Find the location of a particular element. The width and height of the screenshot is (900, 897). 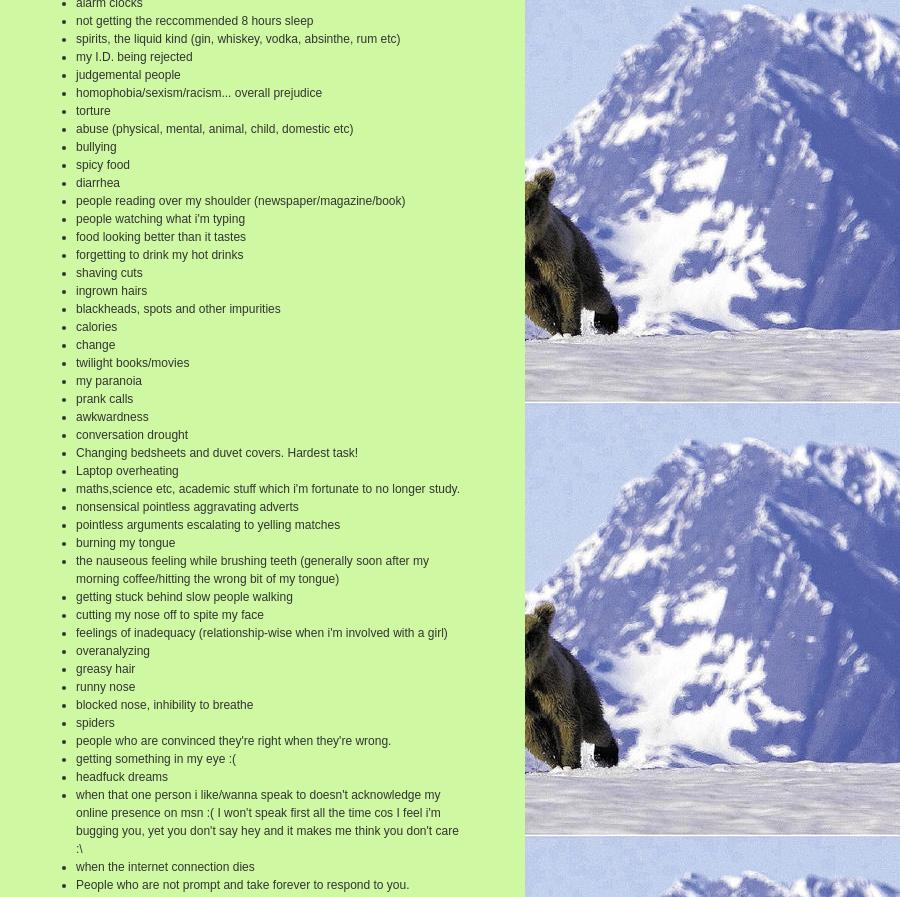

'change' is located at coordinates (94, 343).